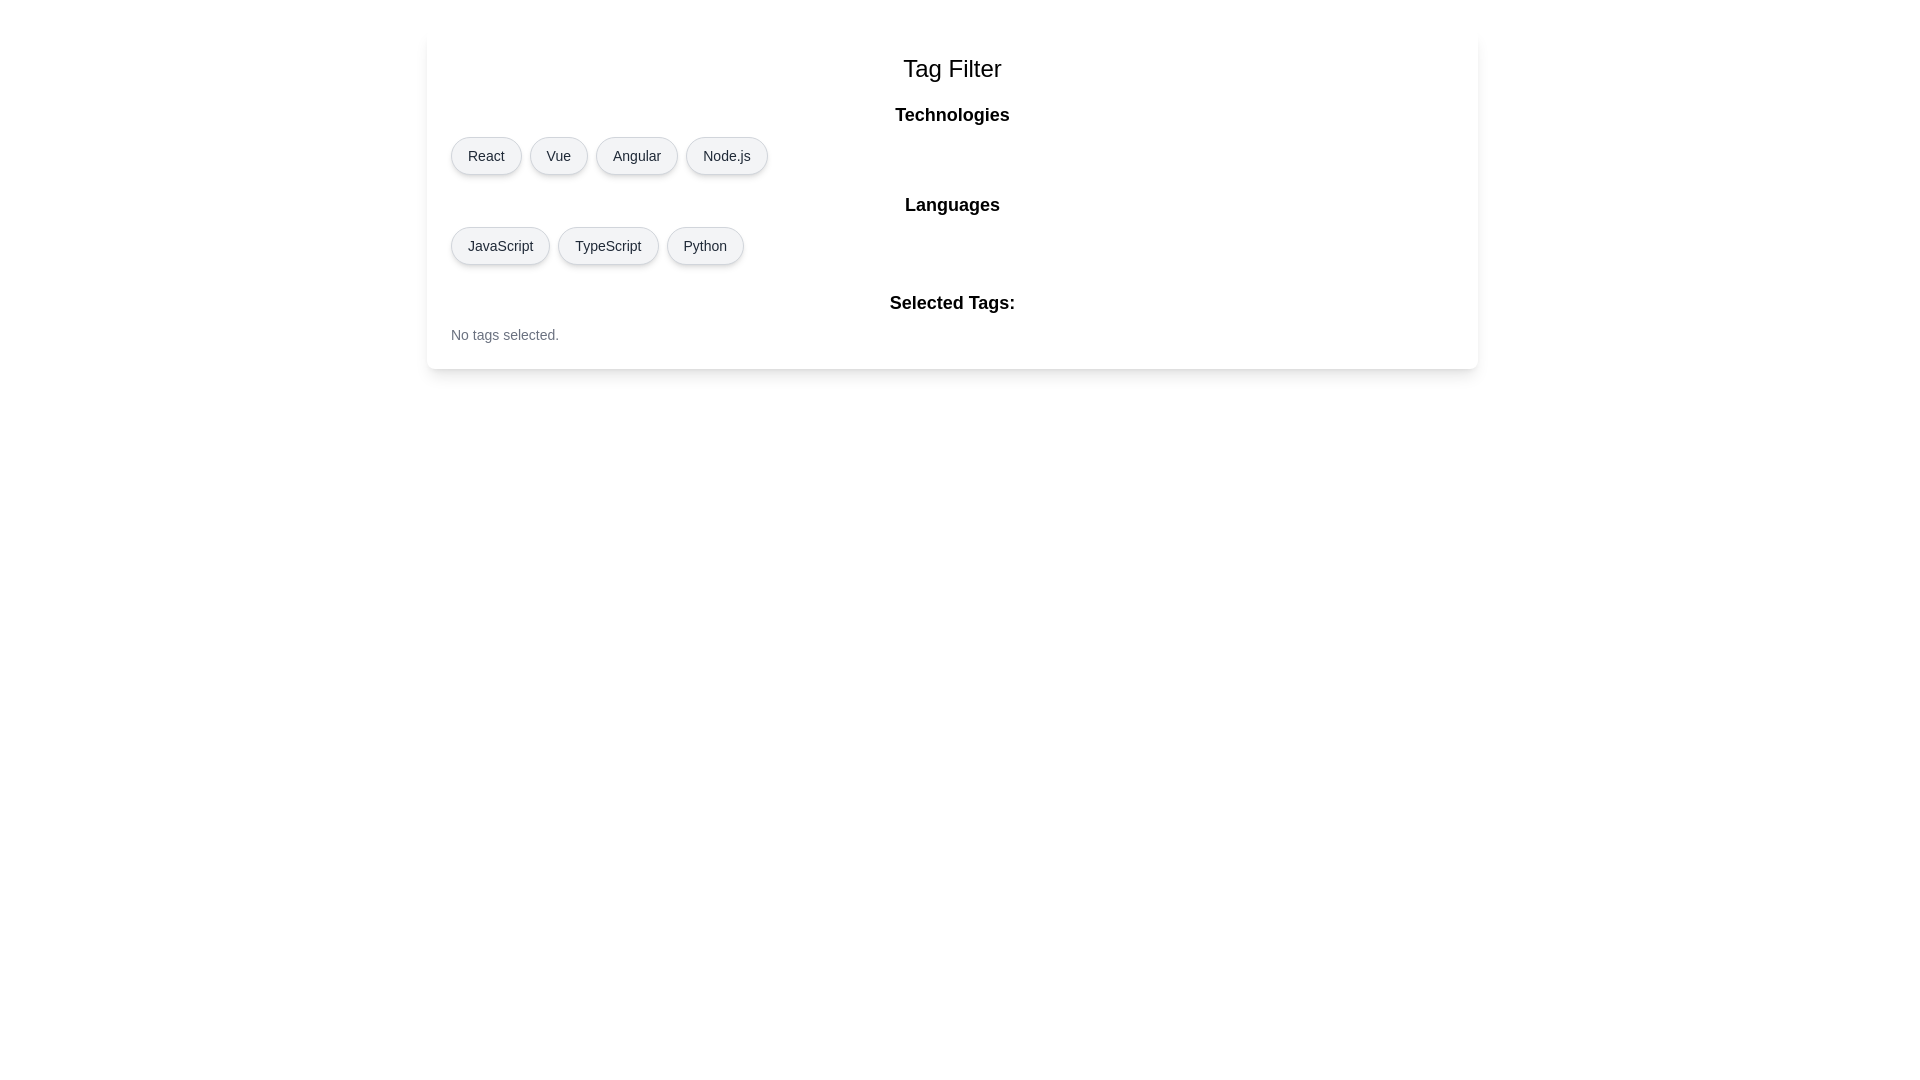 This screenshot has height=1080, width=1920. Describe the element at coordinates (636, 154) in the screenshot. I see `the 'Angular' button, which is the third button in a group of four technology tags located in the upper-middle part of the interface` at that location.